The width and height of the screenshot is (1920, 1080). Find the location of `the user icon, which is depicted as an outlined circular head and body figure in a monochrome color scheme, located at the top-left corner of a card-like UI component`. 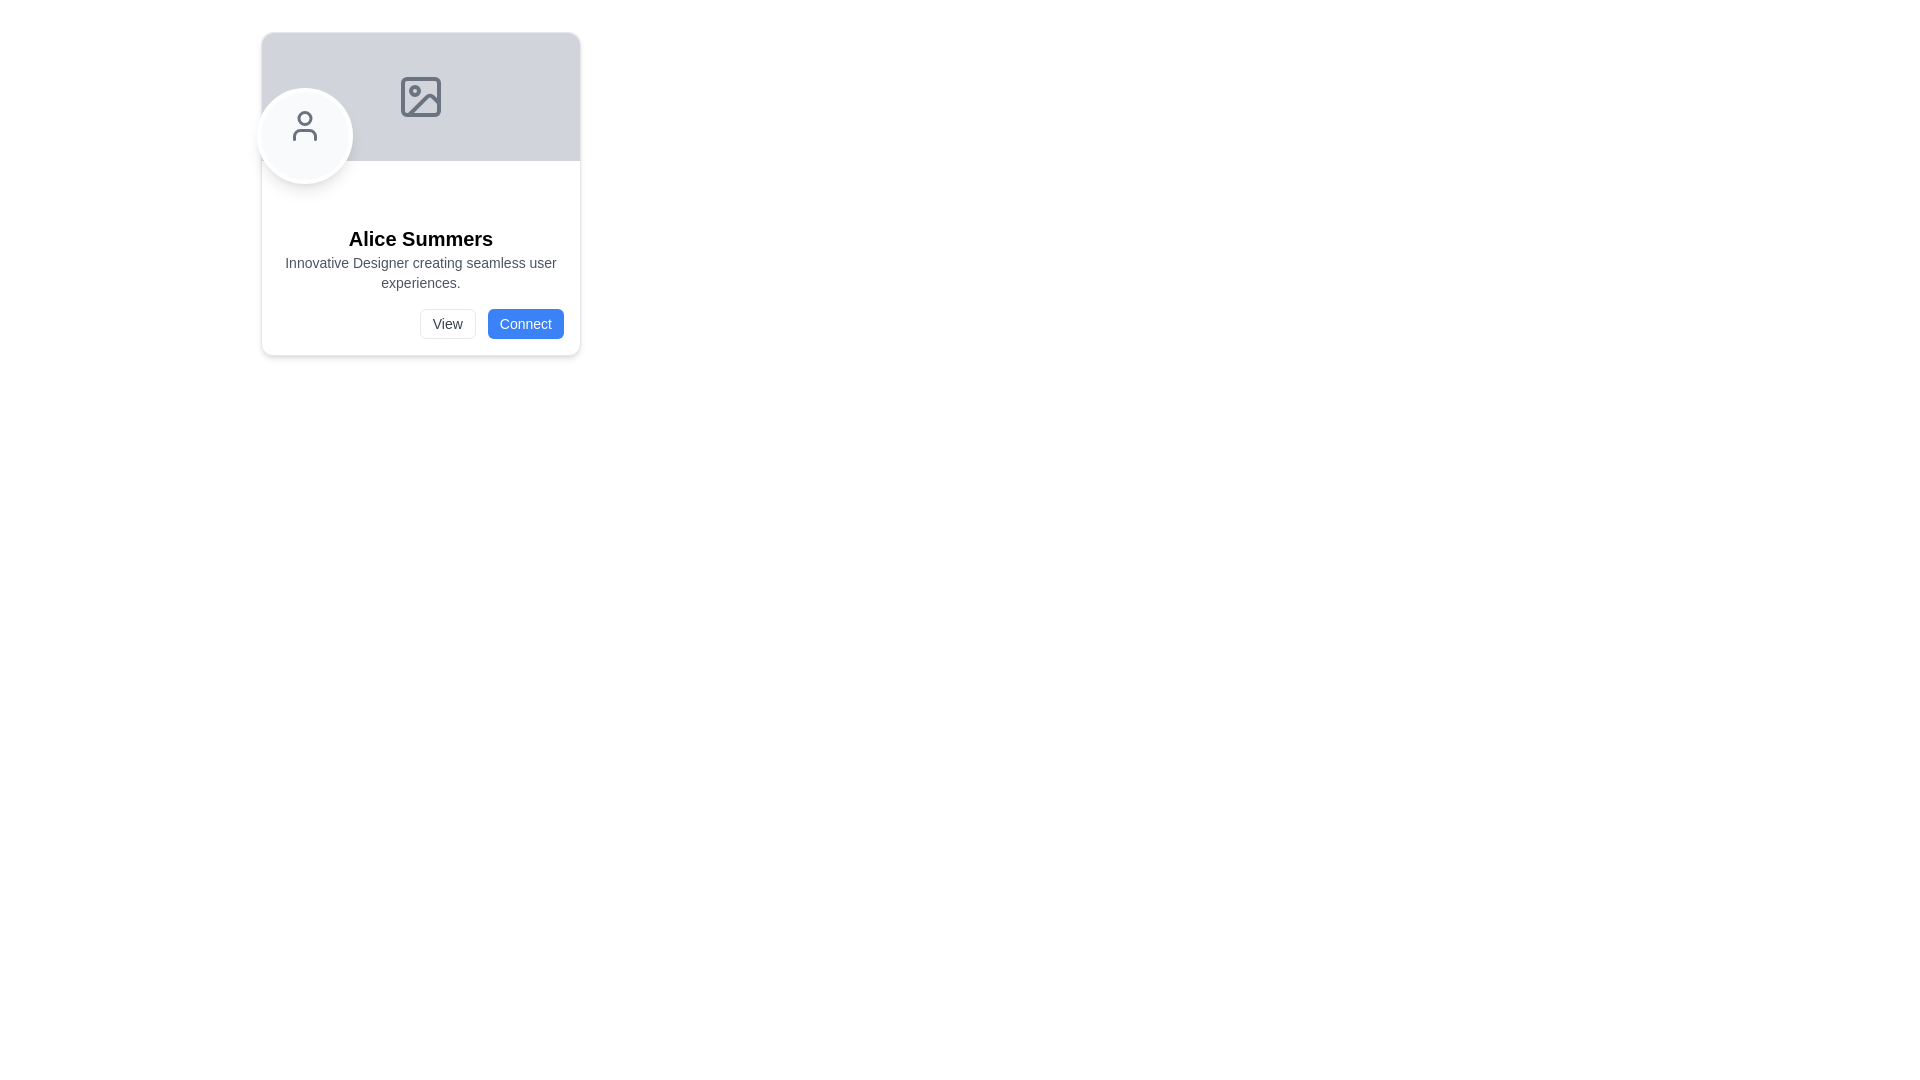

the user icon, which is depicted as an outlined circular head and body figure in a monochrome color scheme, located at the top-left corner of a card-like UI component is located at coordinates (304, 126).